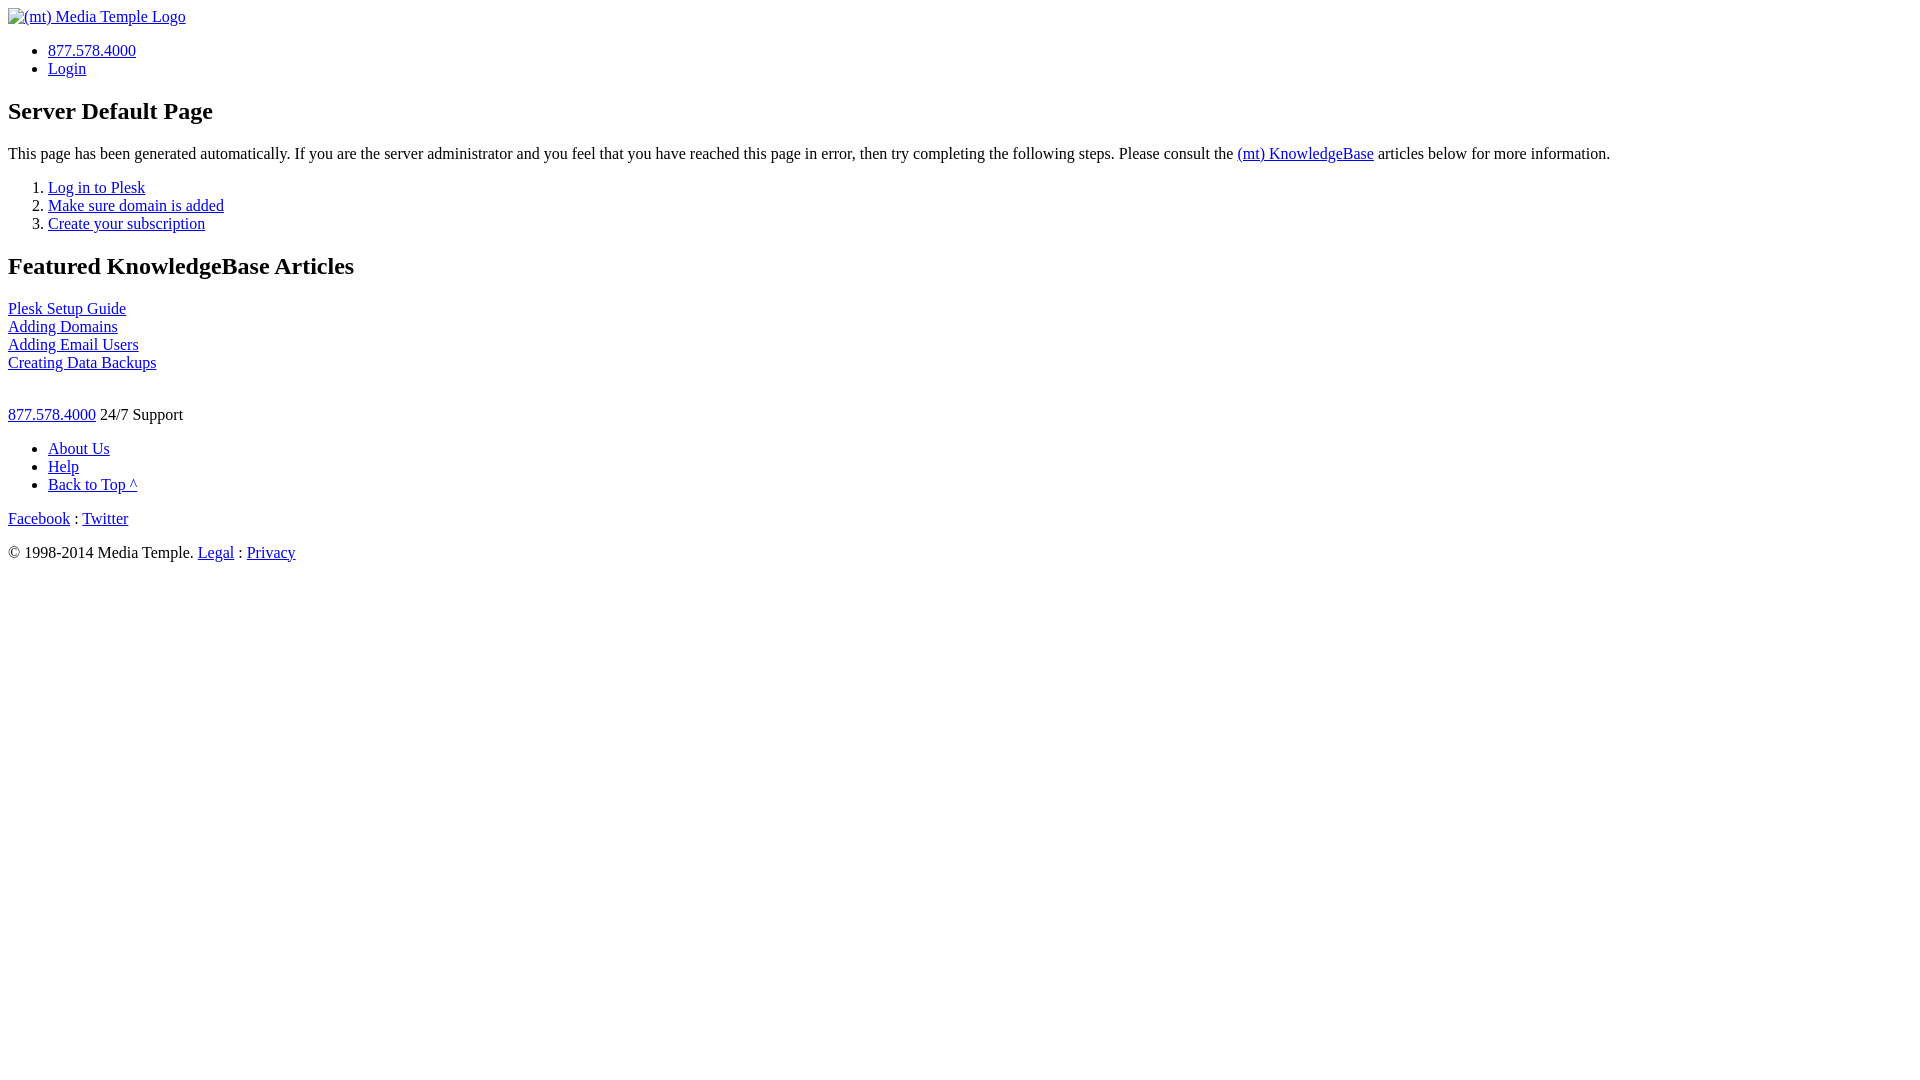  Describe the element at coordinates (73, 343) in the screenshot. I see `'Adding Email Users'` at that location.